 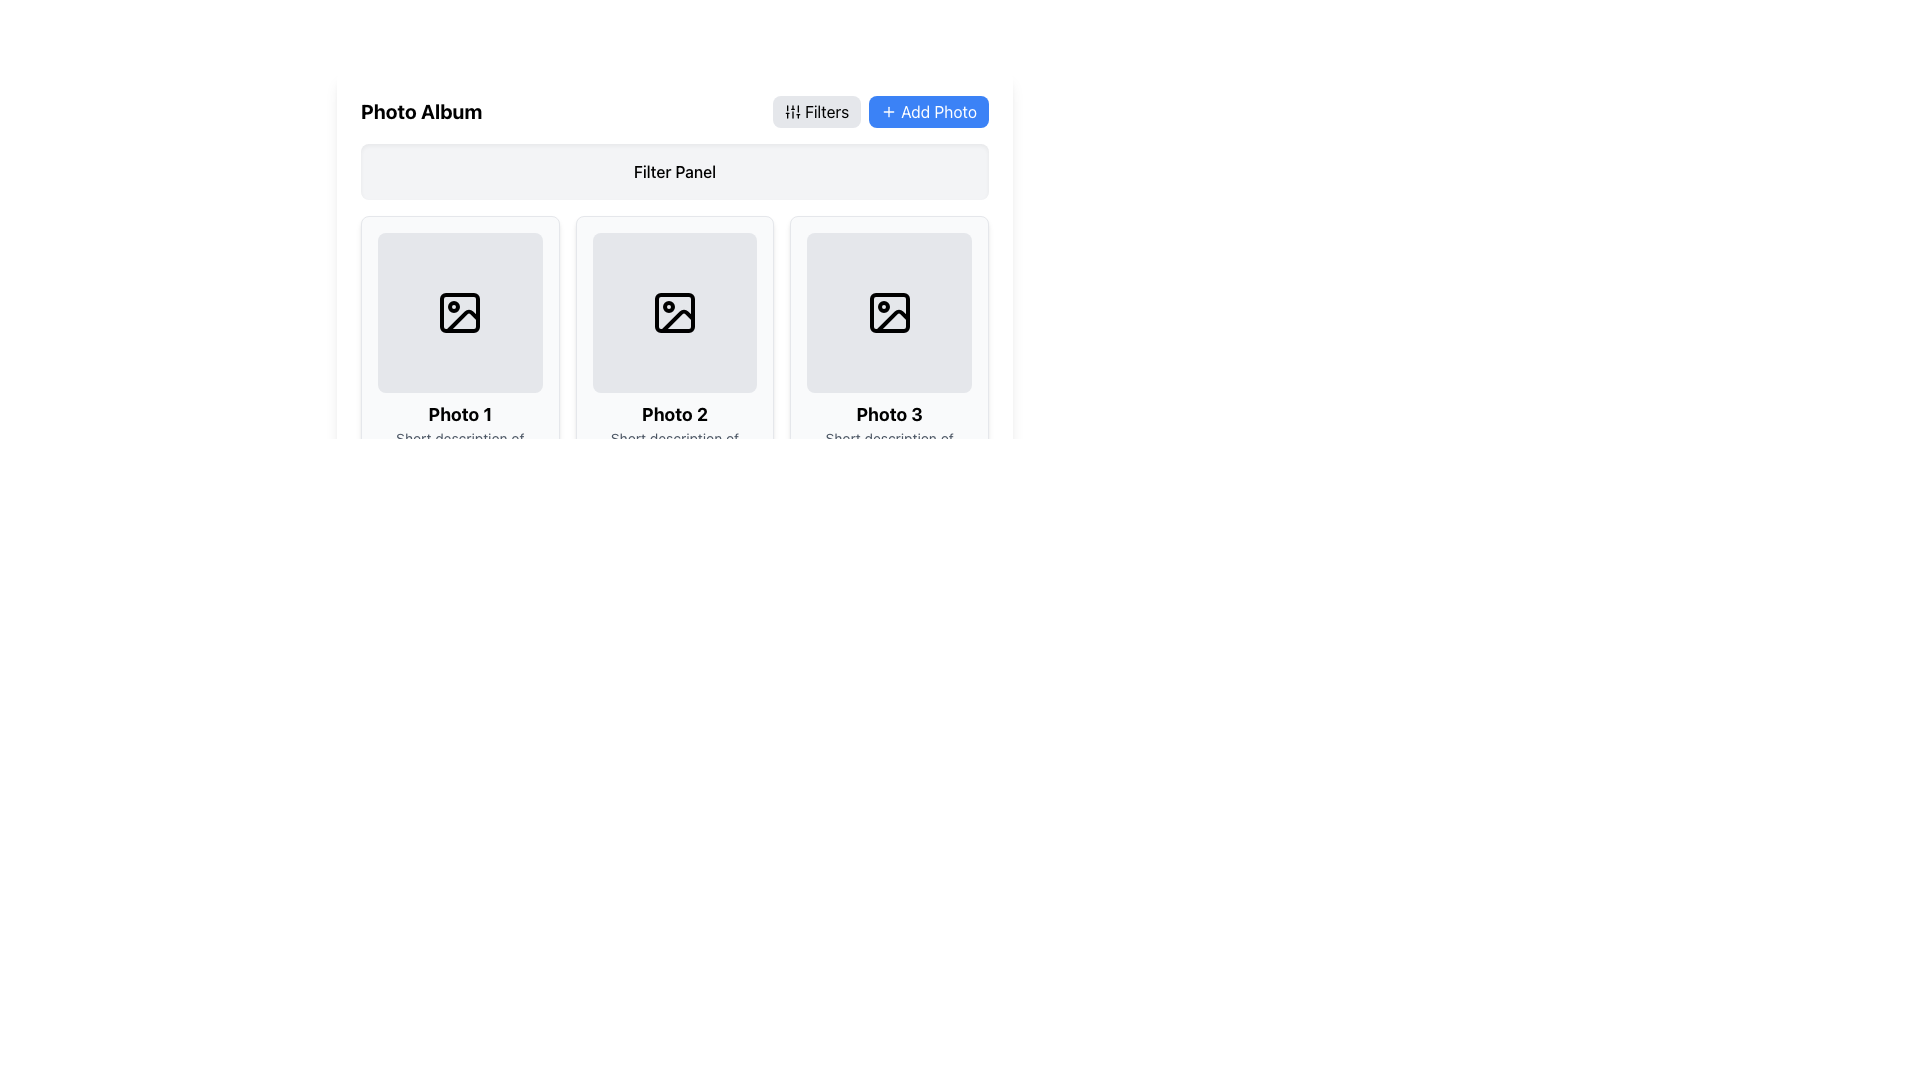 I want to click on the plus sign icon inside the blue 'Add Photo' button located in the top-right corner of the interface, so click(x=888, y=111).